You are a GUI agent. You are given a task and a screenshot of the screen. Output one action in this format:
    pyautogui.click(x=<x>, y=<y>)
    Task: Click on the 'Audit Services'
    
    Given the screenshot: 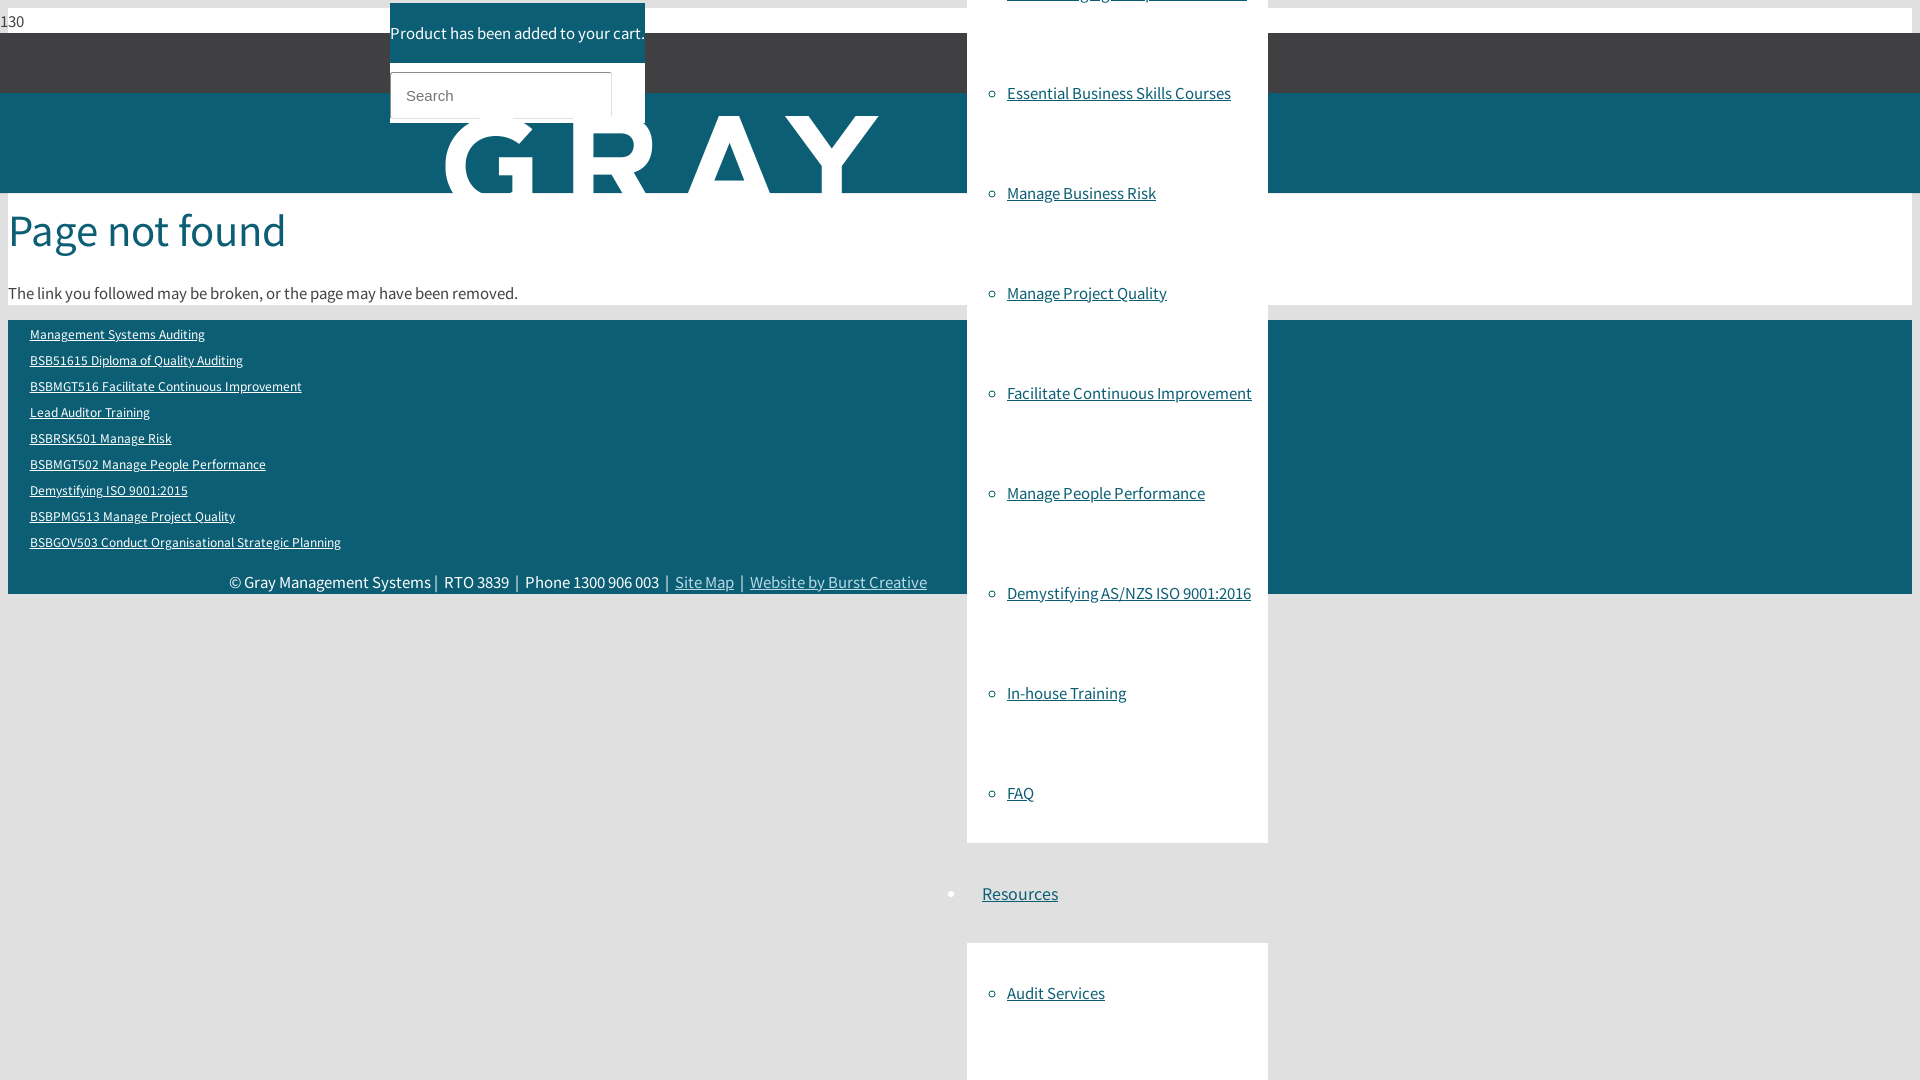 What is the action you would take?
    pyautogui.click(x=1055, y=992)
    